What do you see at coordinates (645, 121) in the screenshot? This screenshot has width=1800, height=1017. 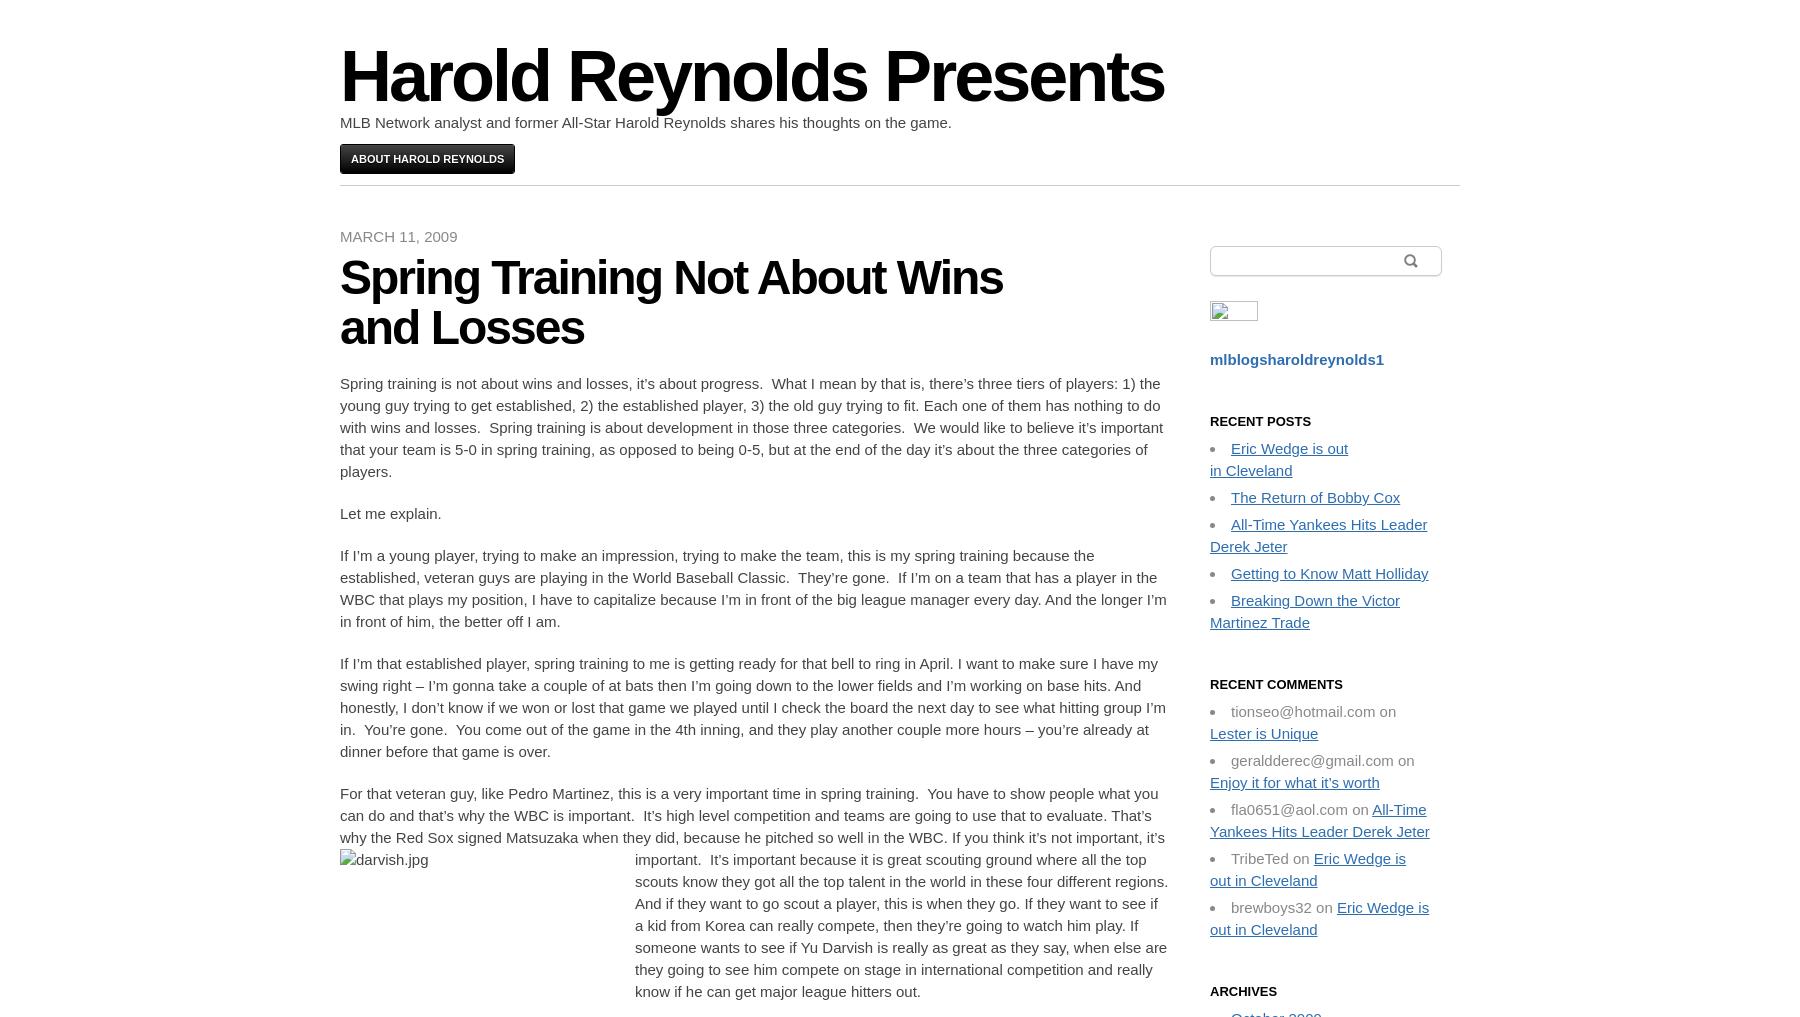 I see `'MLB Network analyst and former All-Star Harold Reynolds shares his thoughts on the game.'` at bounding box center [645, 121].